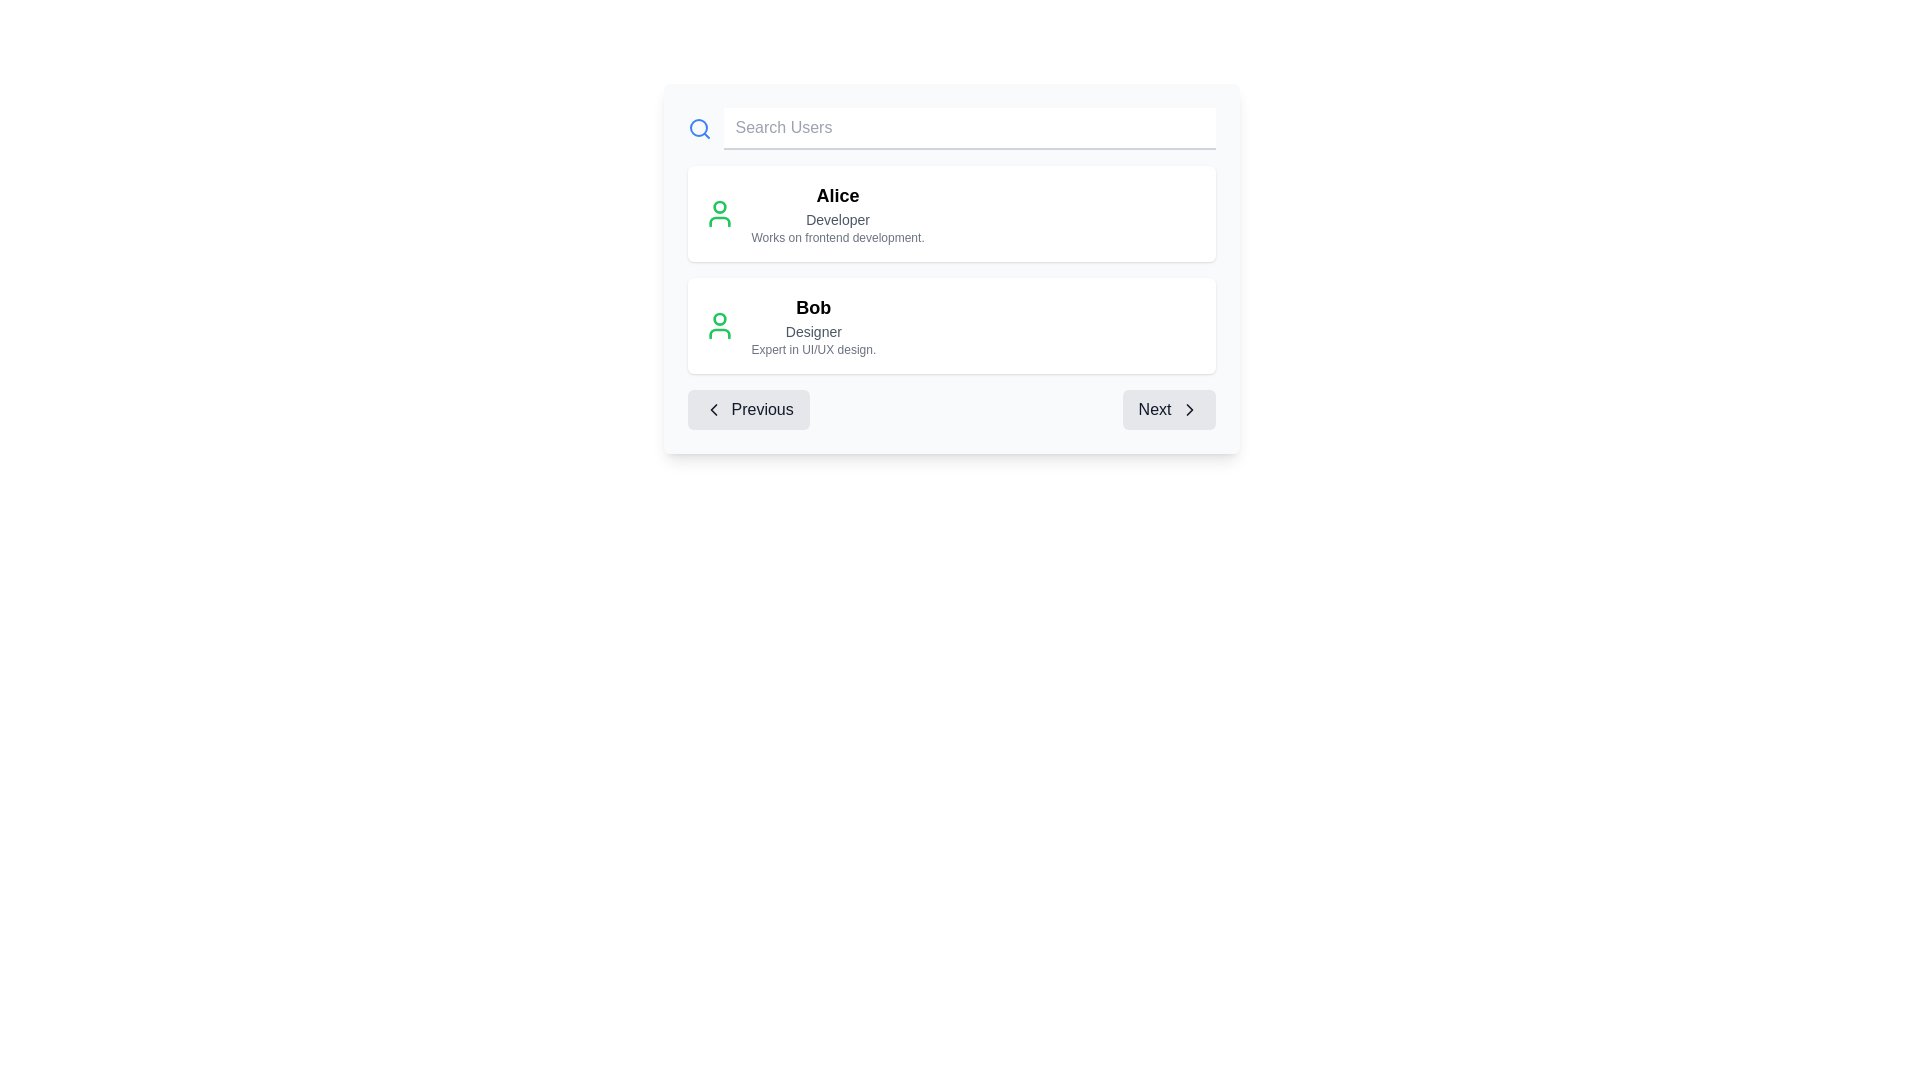 This screenshot has width=1920, height=1080. Describe the element at coordinates (719, 207) in the screenshot. I see `the topmost circular graphical element representing the user 'Alice', which is positioned at the top center of the user icon` at that location.